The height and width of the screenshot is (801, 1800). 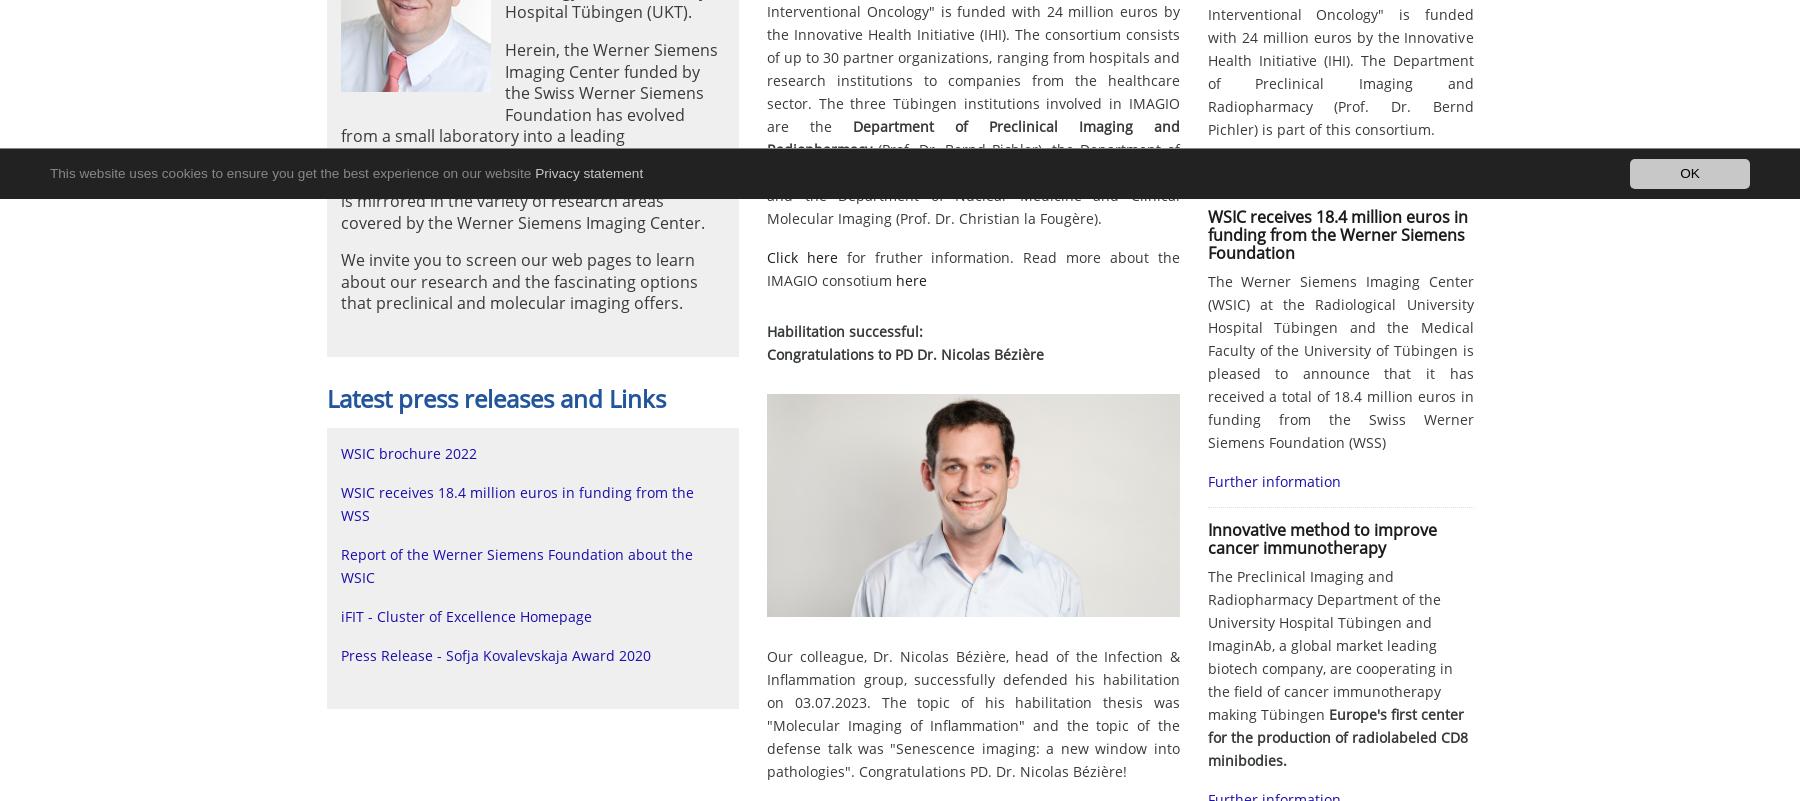 What do you see at coordinates (844, 330) in the screenshot?
I see `'Habilitation successful:'` at bounding box center [844, 330].